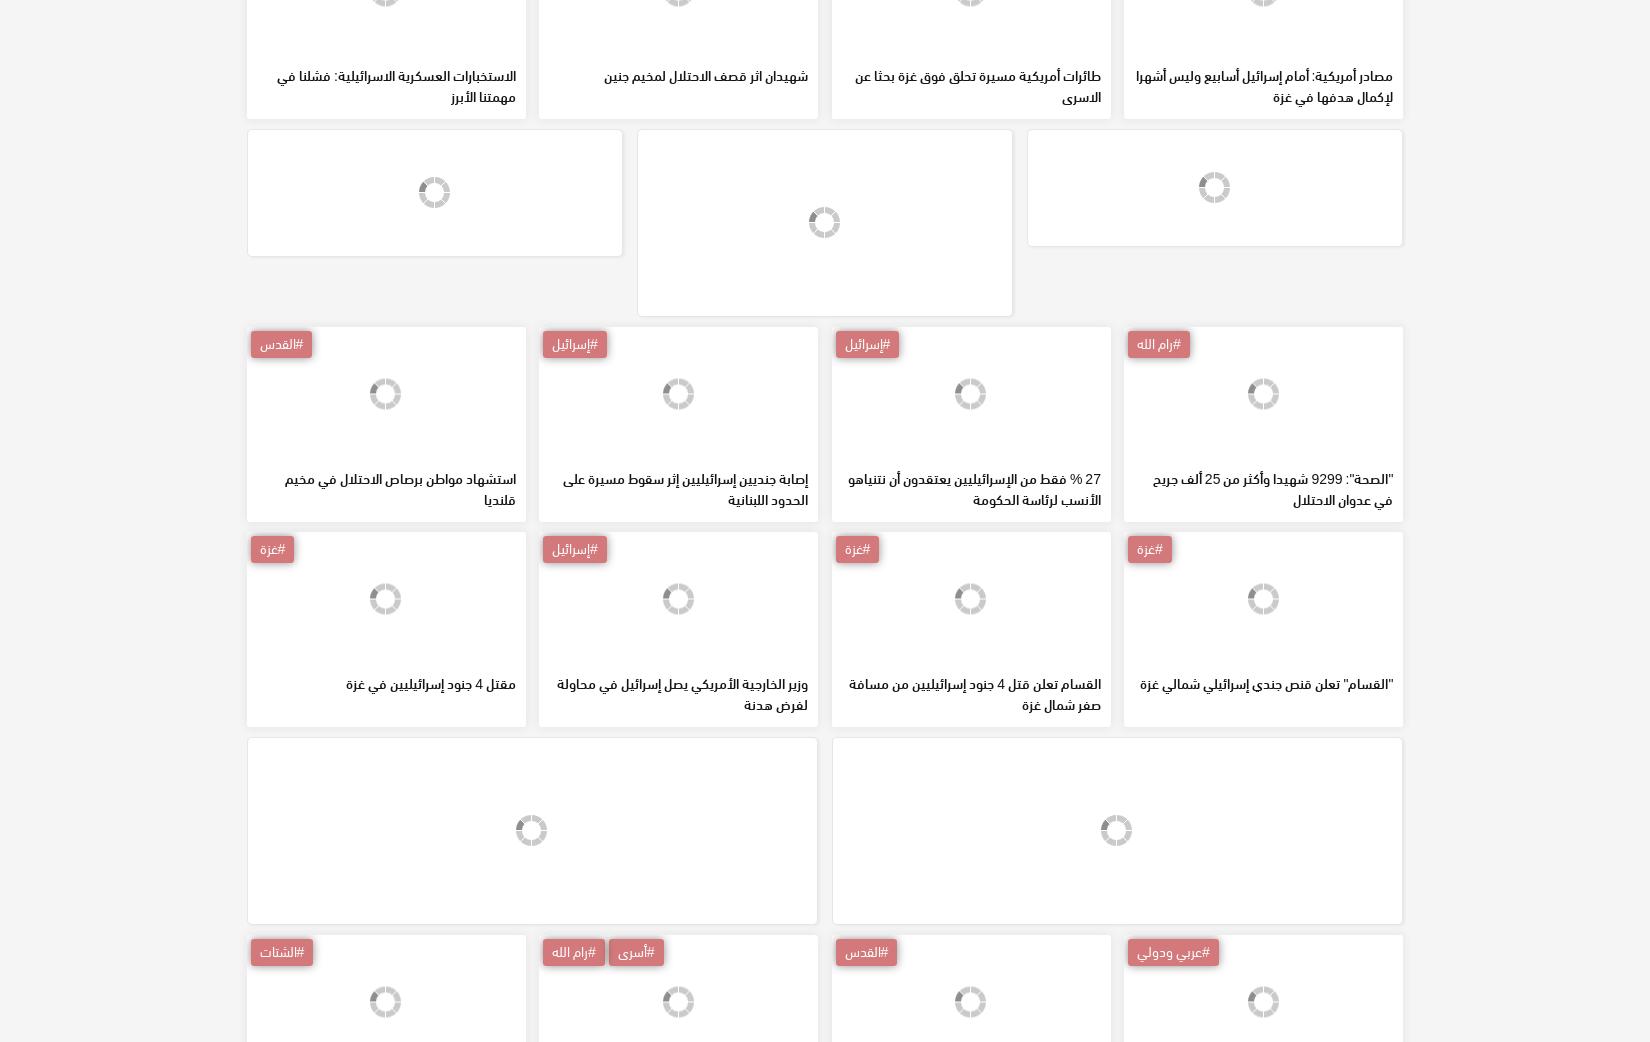 The height and width of the screenshot is (1042, 1650). Describe the element at coordinates (1158, 487) in the screenshot. I see `'#رام الله'` at that location.